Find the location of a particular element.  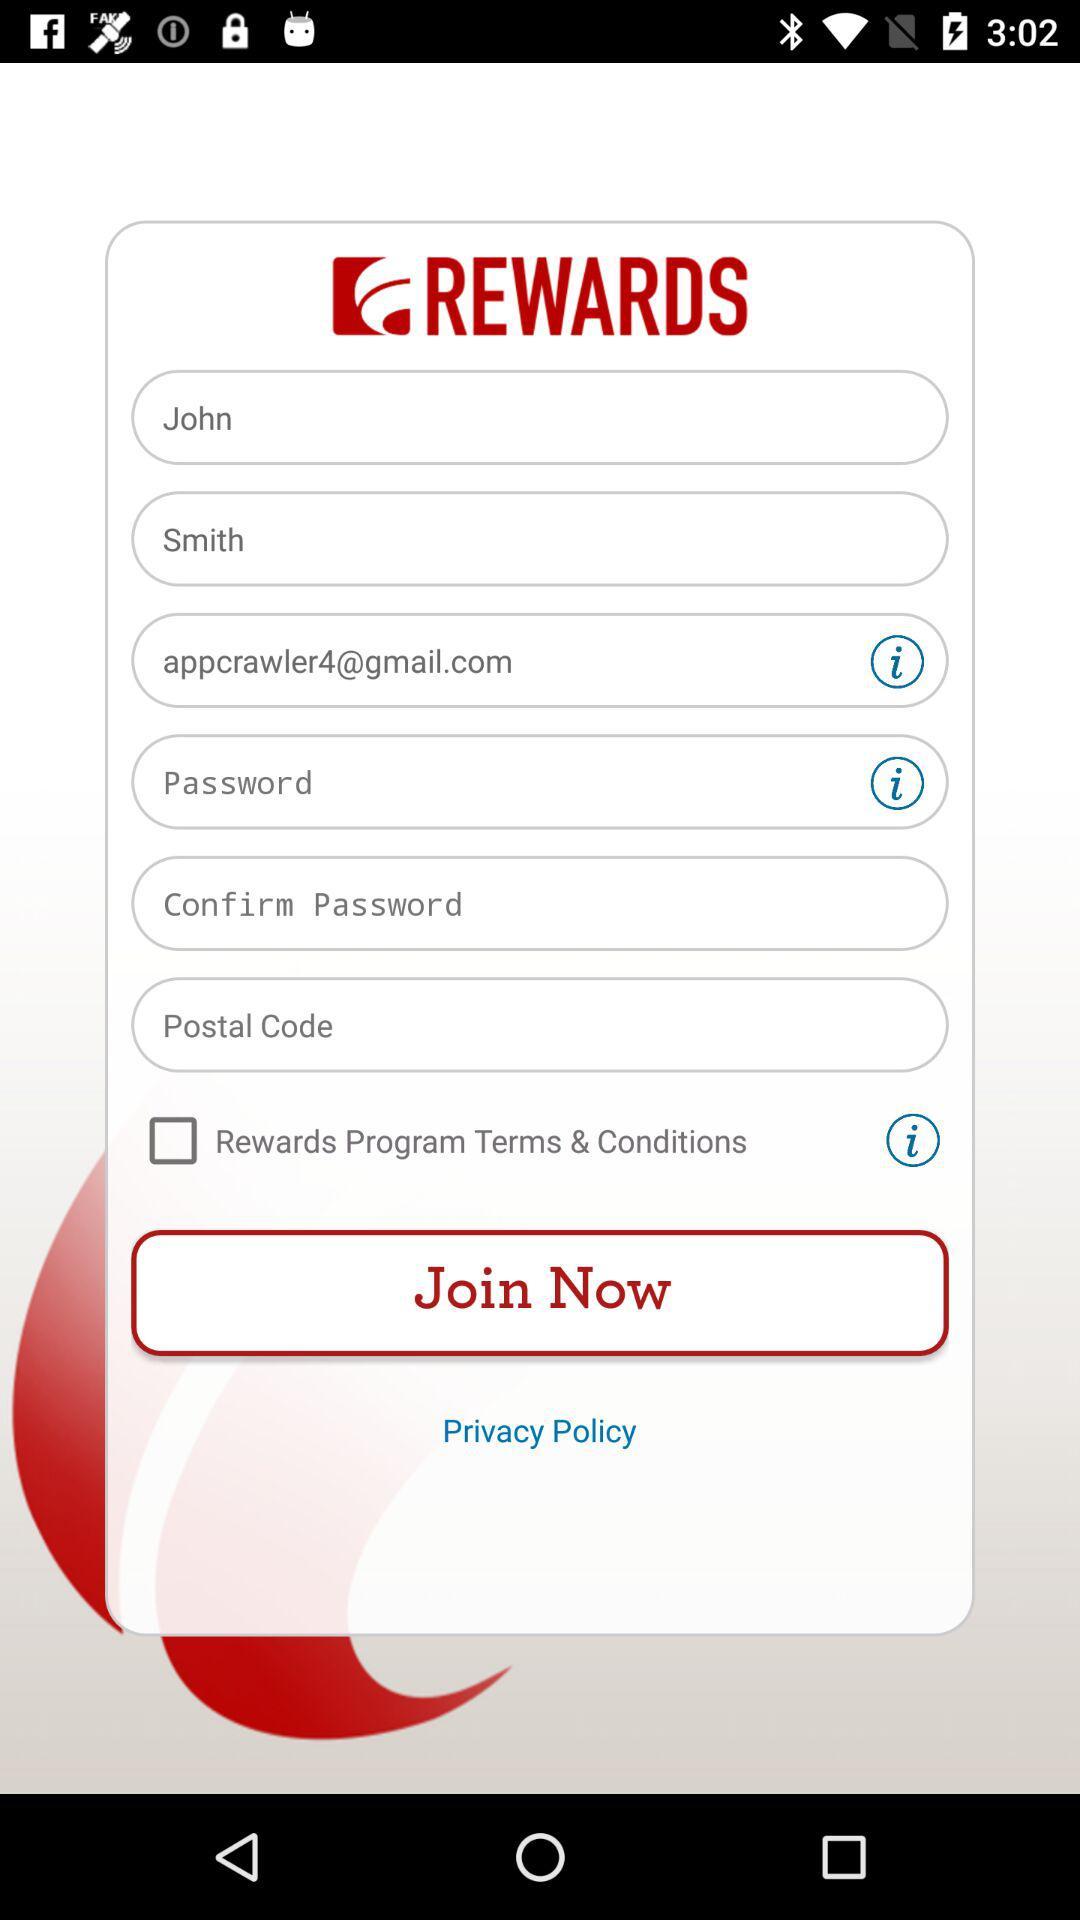

john icon is located at coordinates (540, 416).